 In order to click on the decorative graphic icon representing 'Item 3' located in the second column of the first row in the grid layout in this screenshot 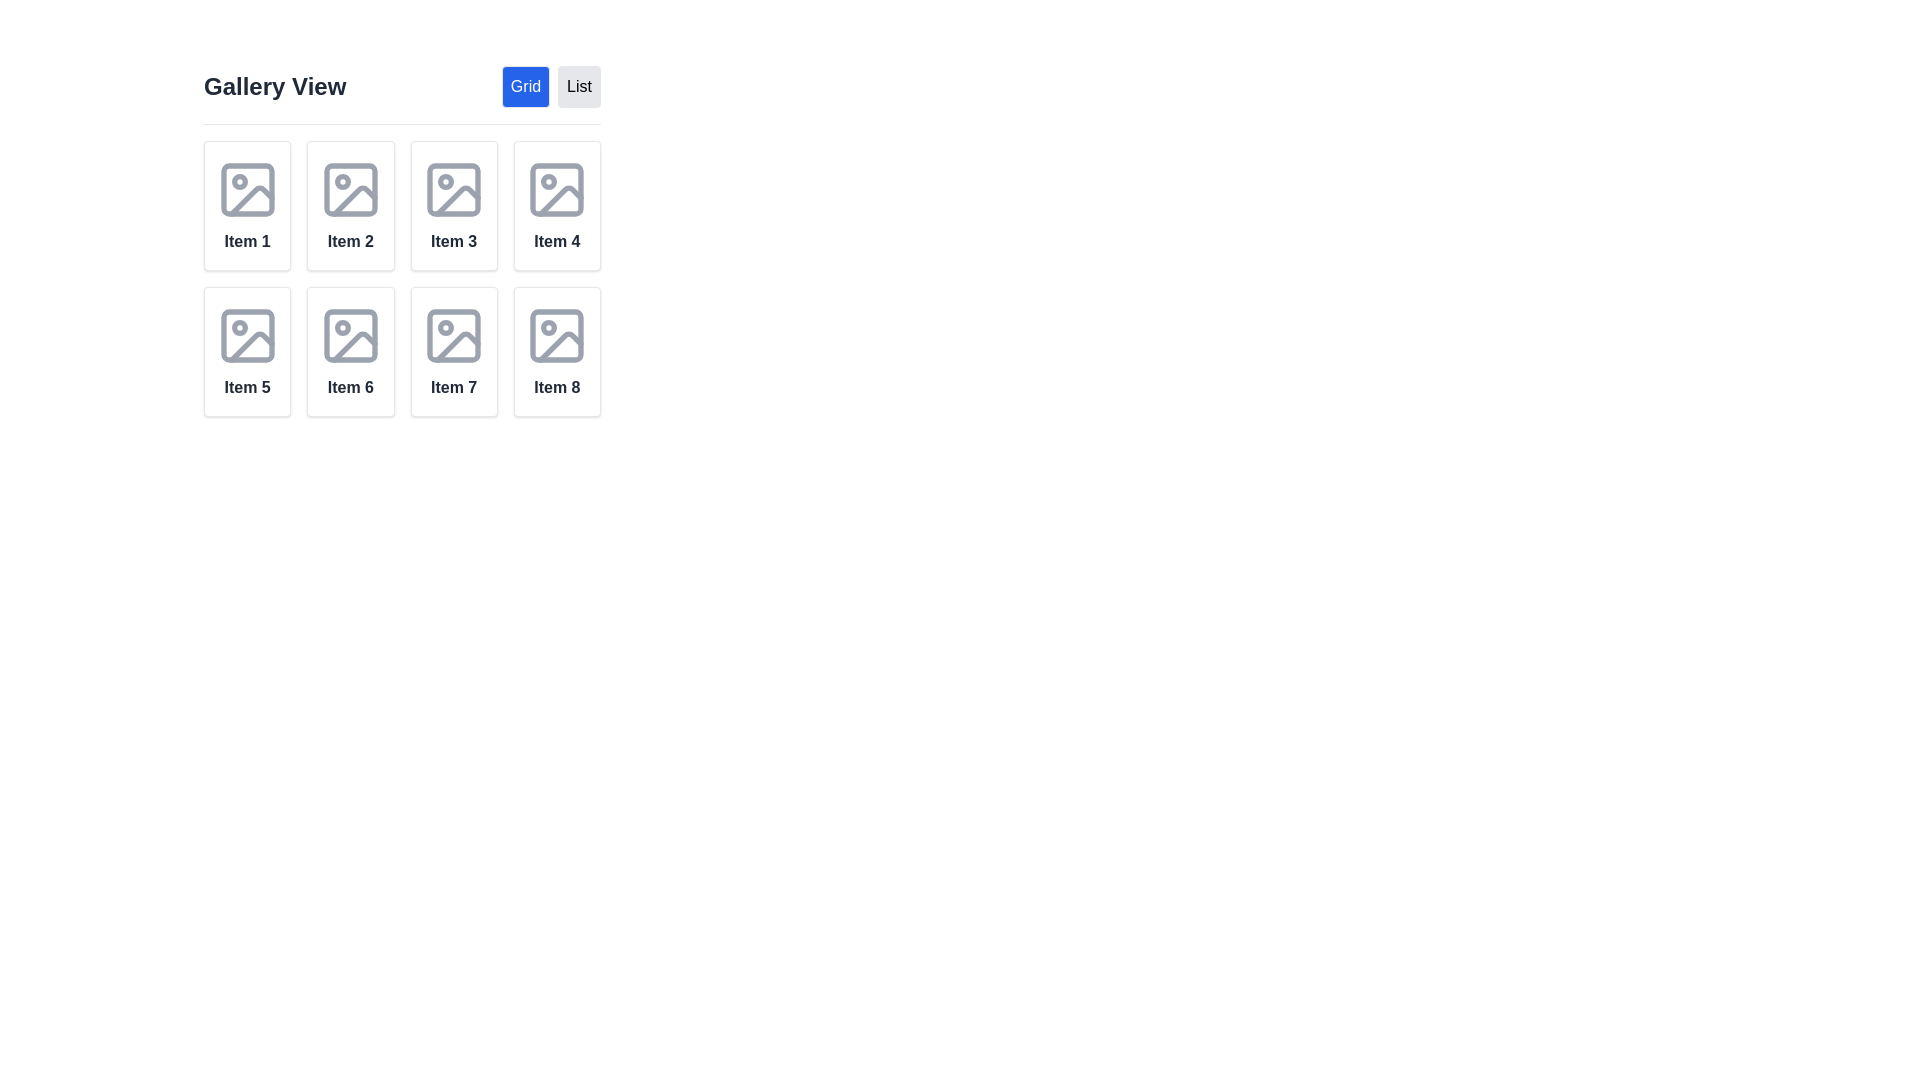, I will do `click(453, 189)`.